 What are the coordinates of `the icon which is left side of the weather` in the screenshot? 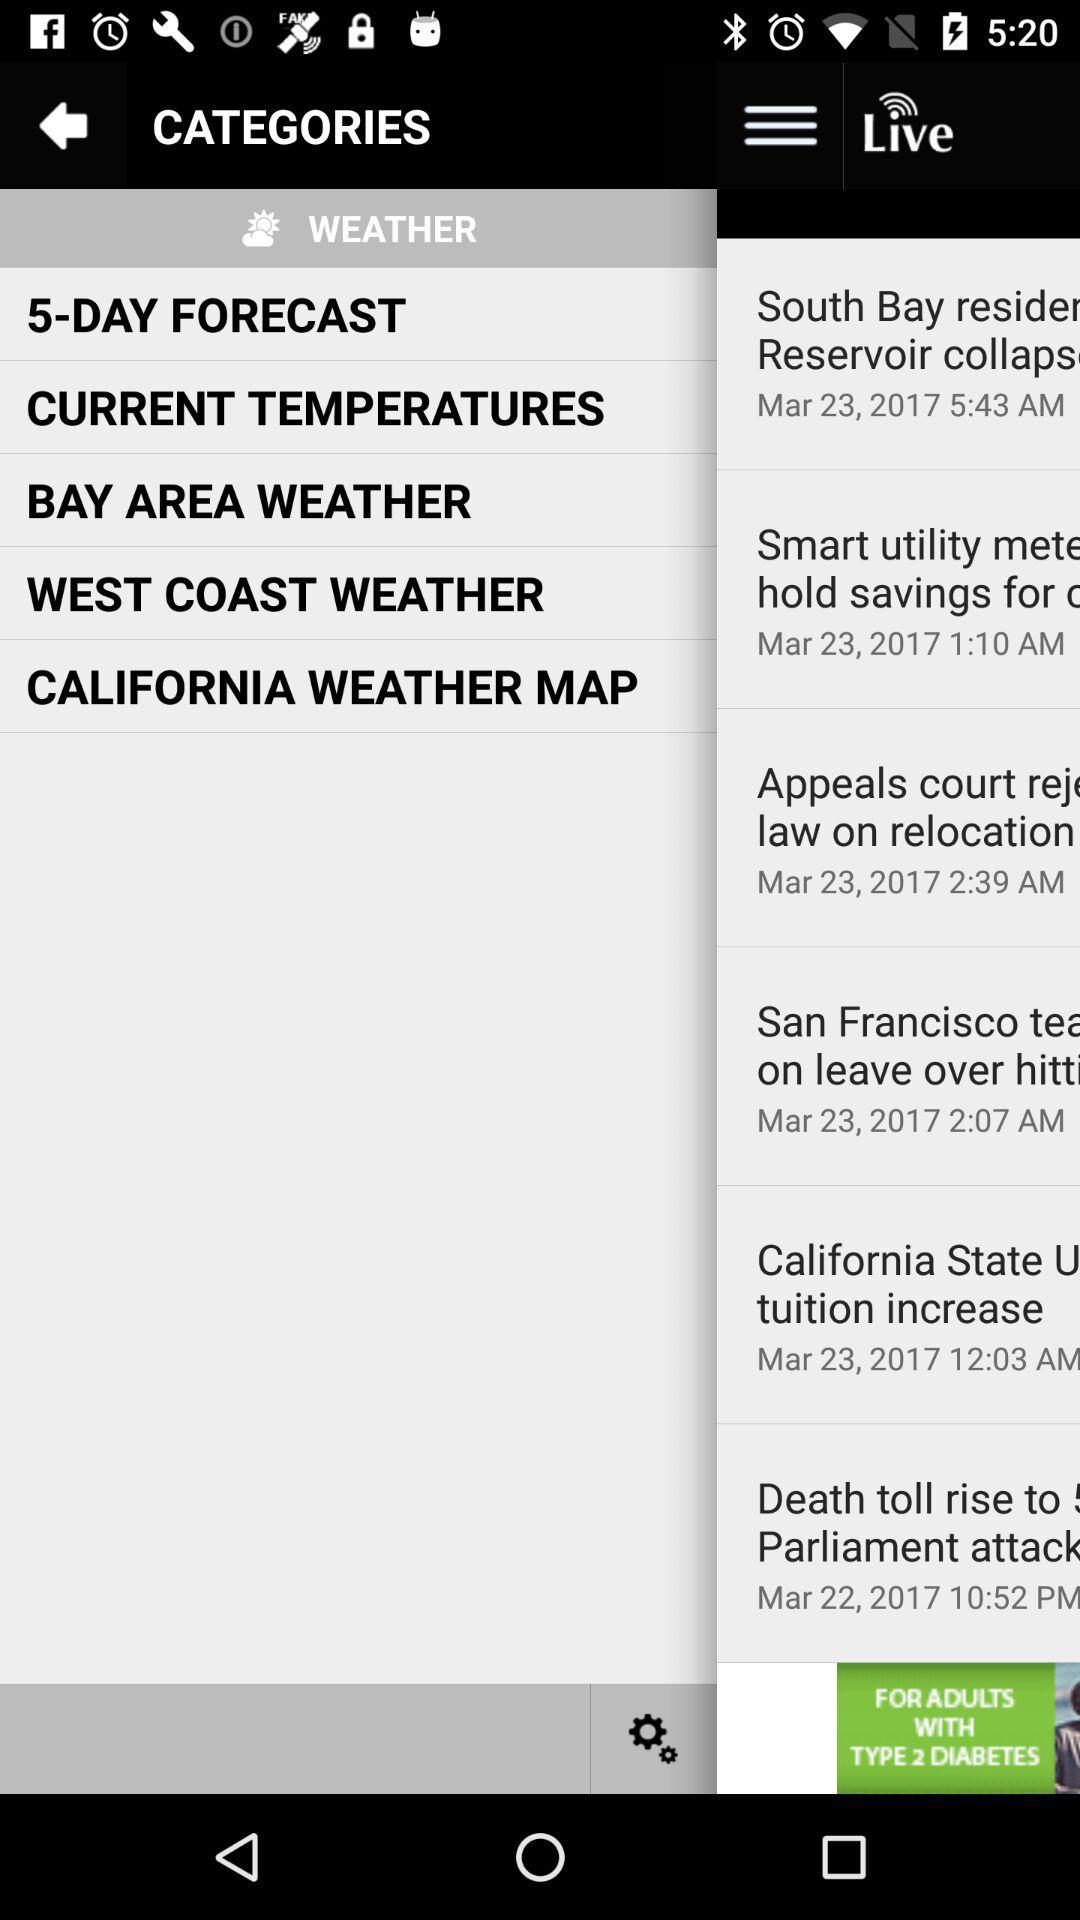 It's located at (260, 228).